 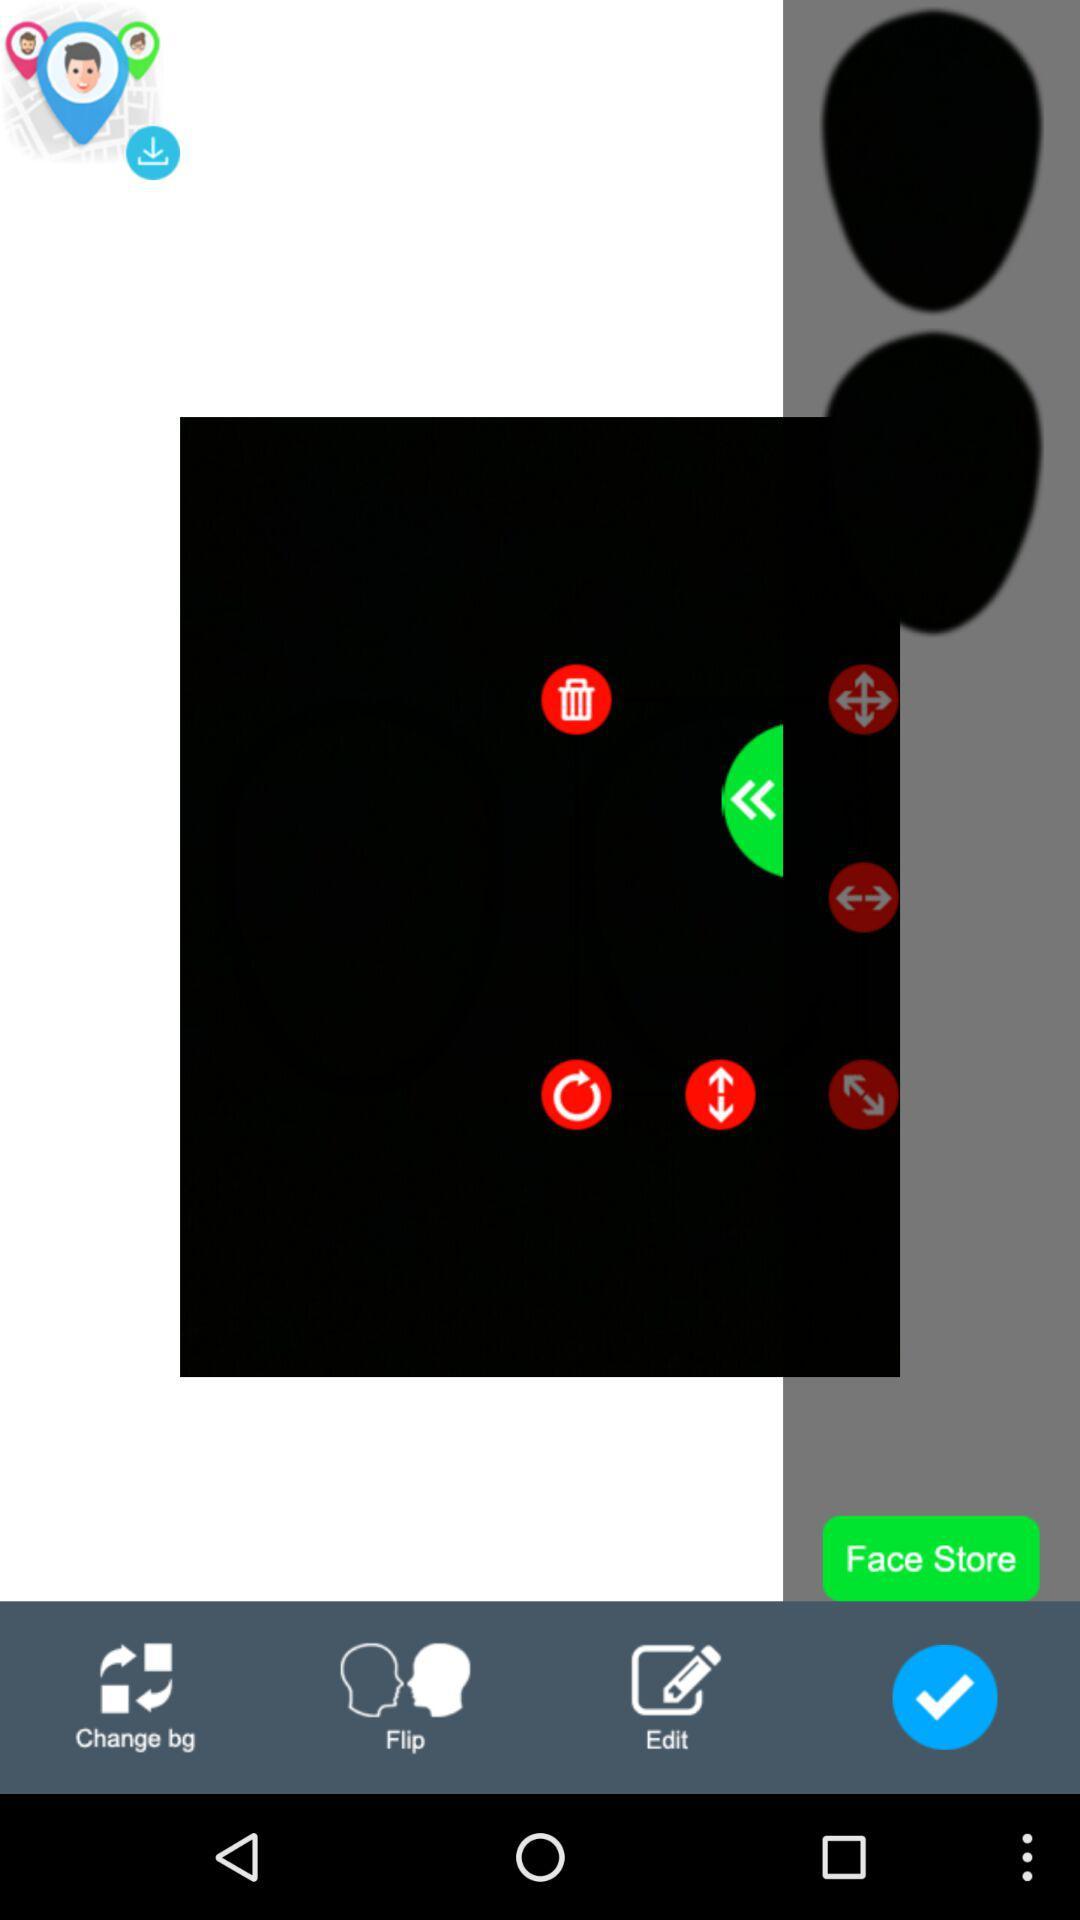 I want to click on icon page, so click(x=405, y=1696).